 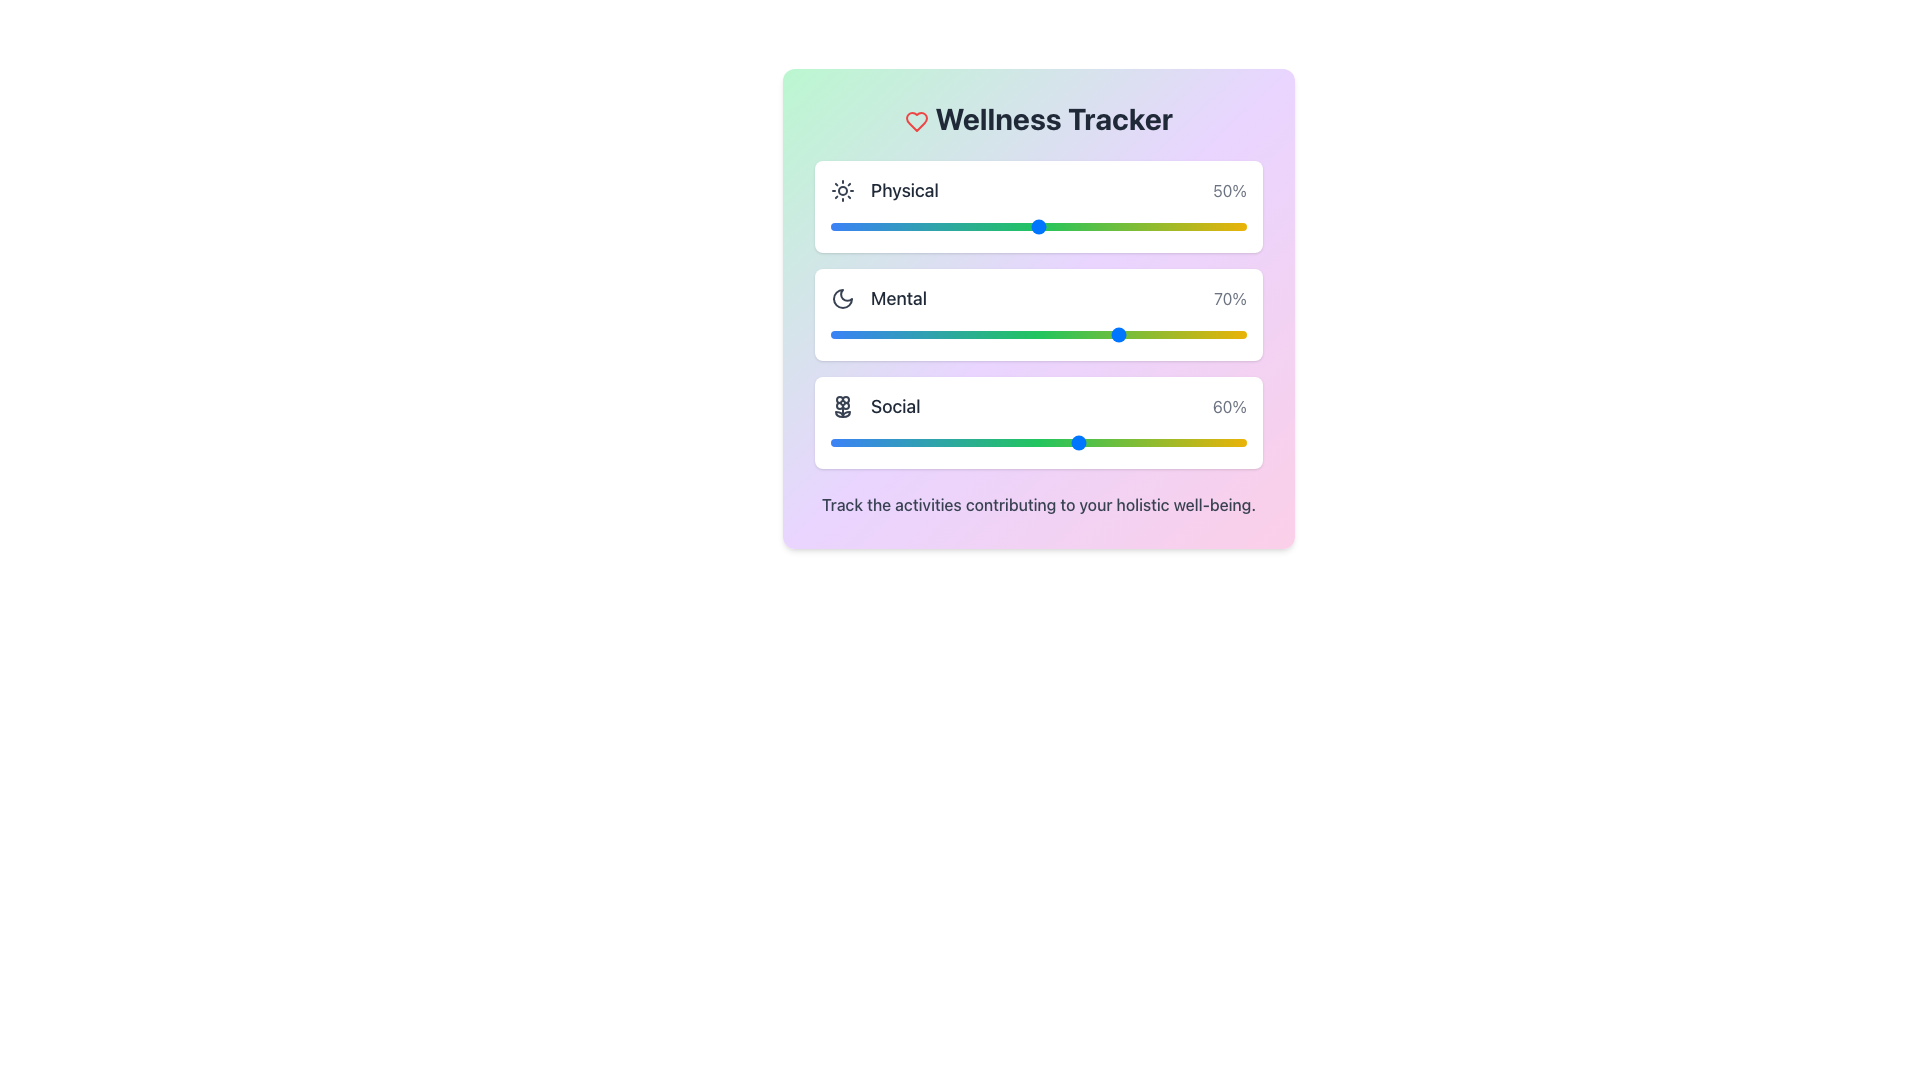 I want to click on the social tracker slider, so click(x=1151, y=442).